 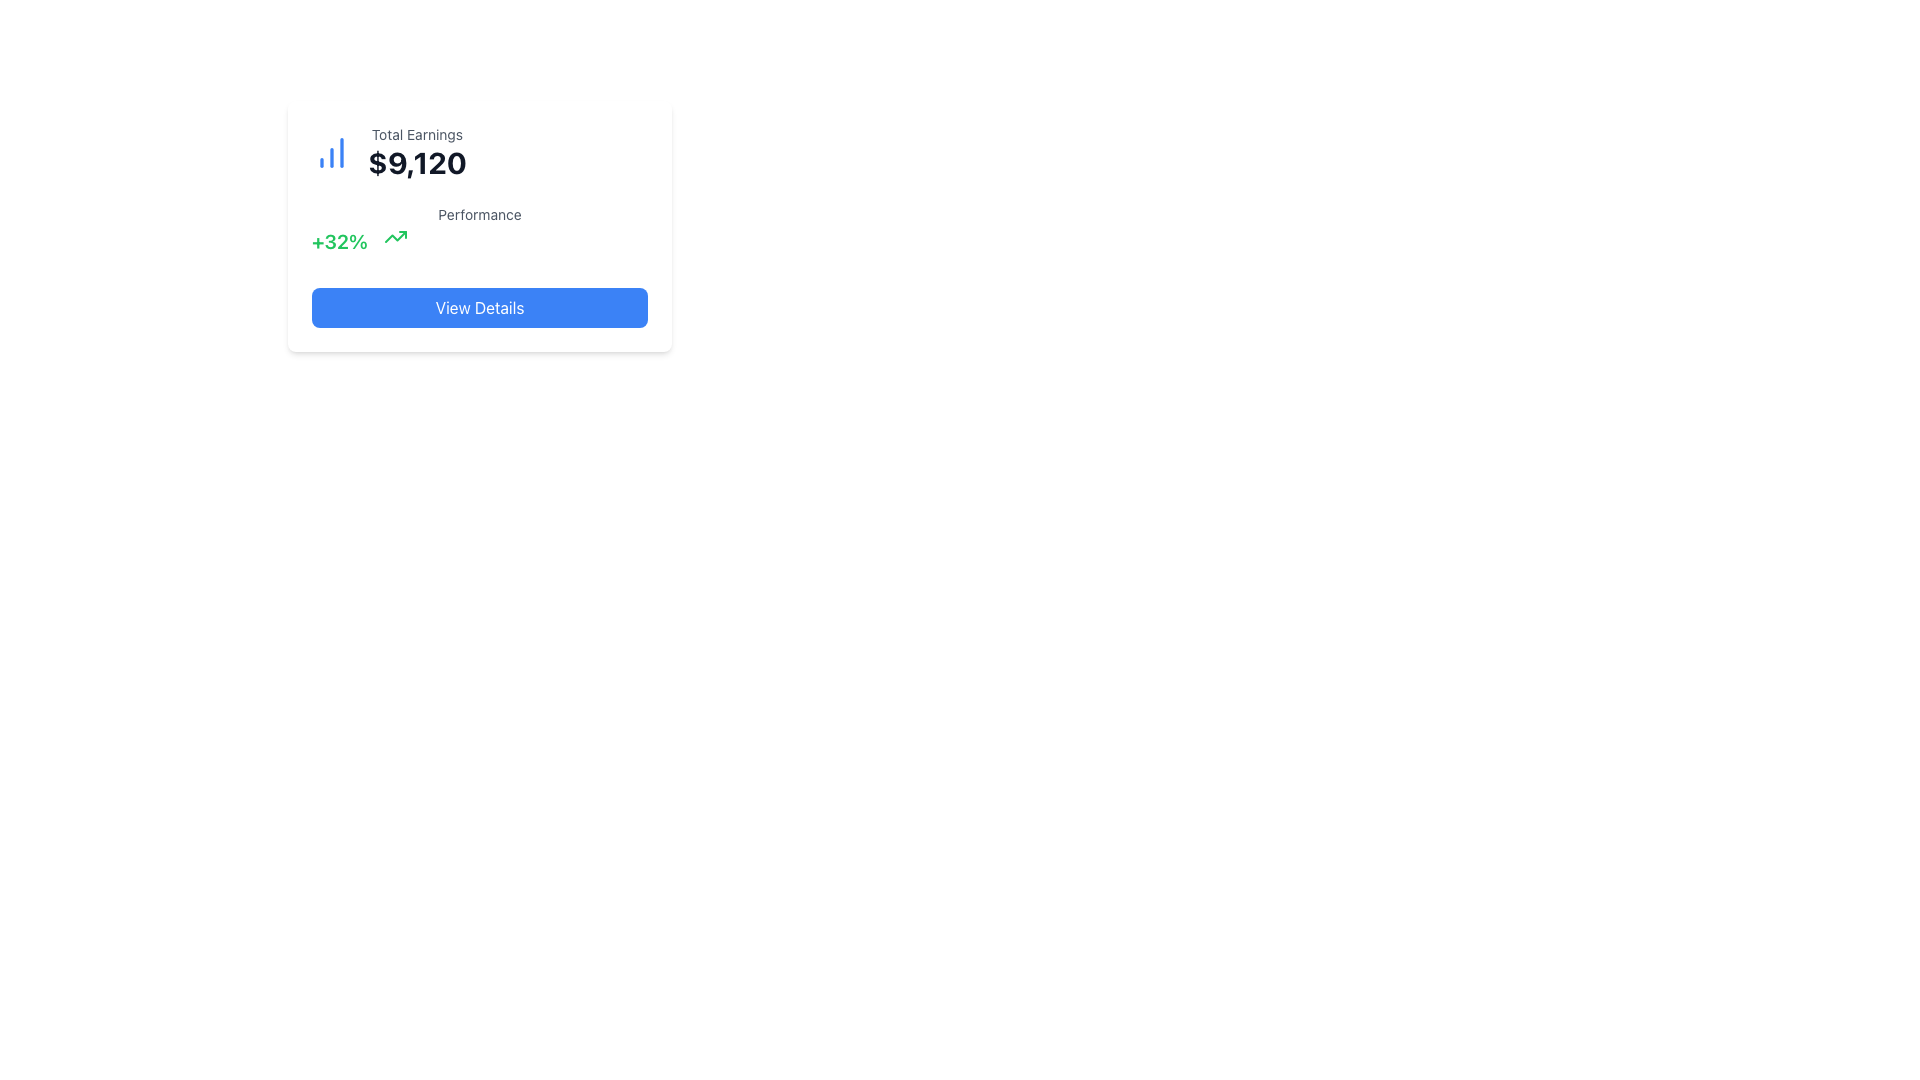 What do you see at coordinates (395, 235) in the screenshot?
I see `the upward trending arrow icon with a thin green stroke, located near the '+32%' text indicating growth within a card displaying earnings and performance metrics` at bounding box center [395, 235].